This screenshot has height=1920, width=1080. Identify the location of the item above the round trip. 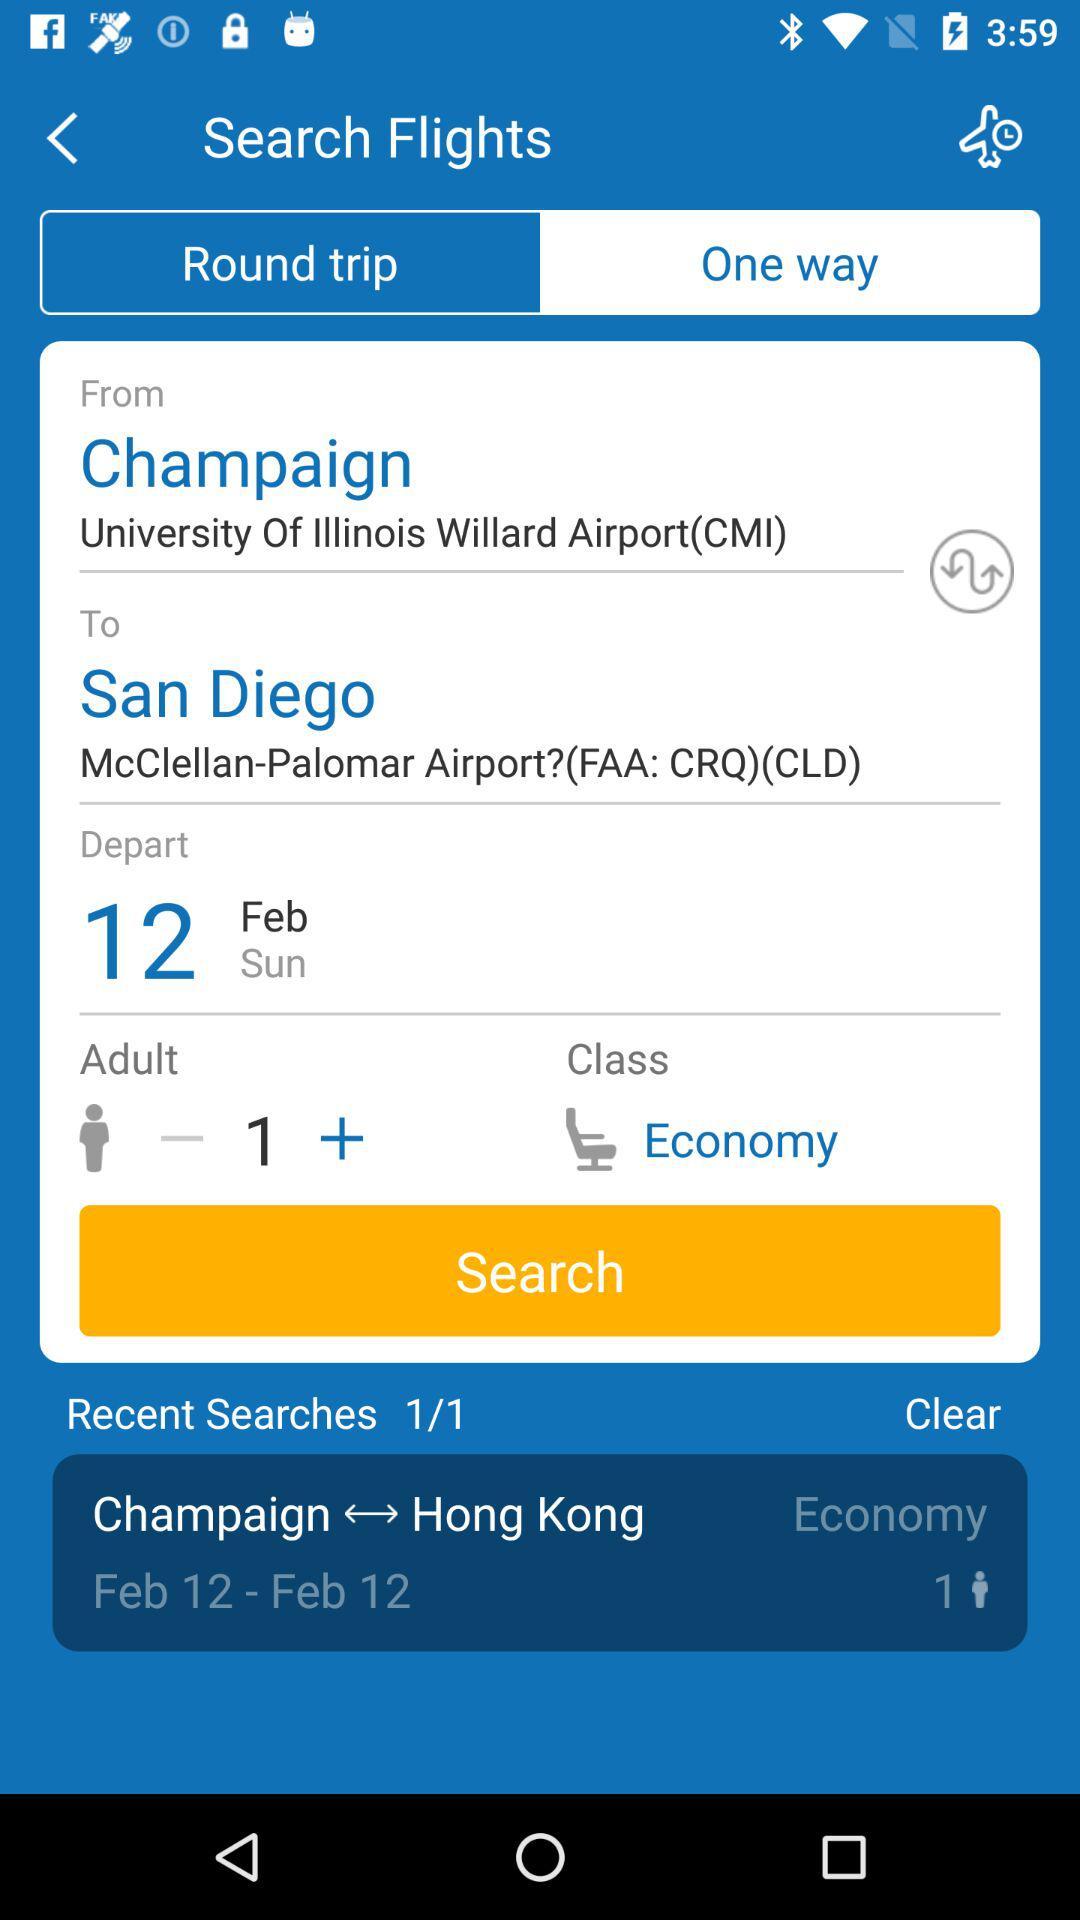
(72, 135).